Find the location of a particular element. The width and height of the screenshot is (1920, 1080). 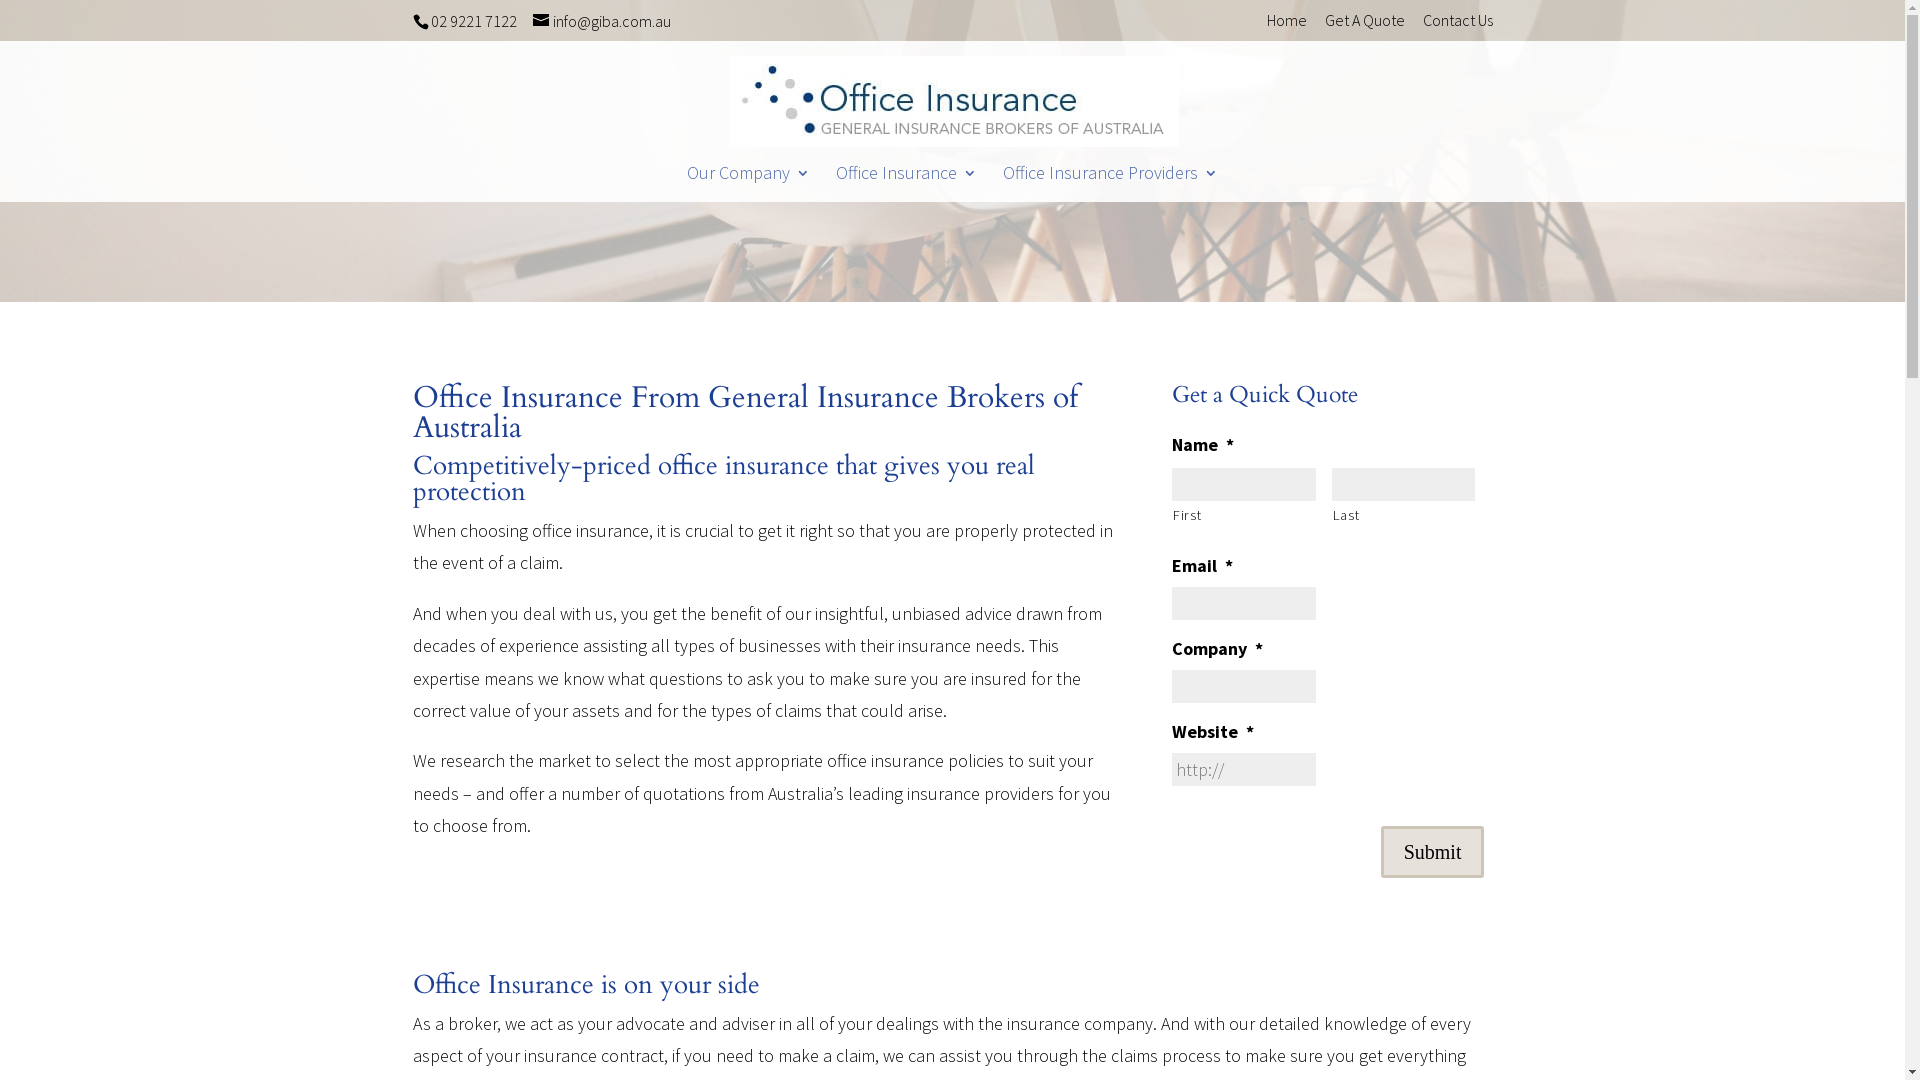

'Get A Quote' is located at coordinates (1362, 26).